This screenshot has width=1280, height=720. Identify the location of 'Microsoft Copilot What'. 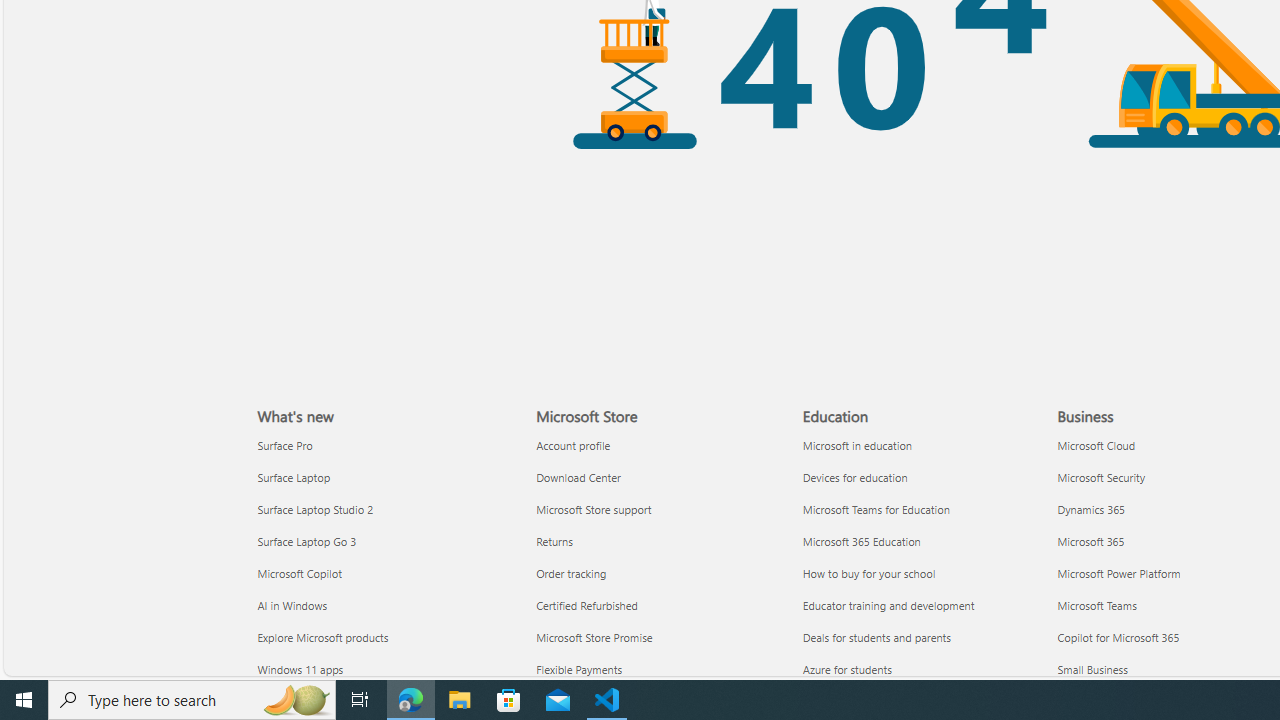
(298, 573).